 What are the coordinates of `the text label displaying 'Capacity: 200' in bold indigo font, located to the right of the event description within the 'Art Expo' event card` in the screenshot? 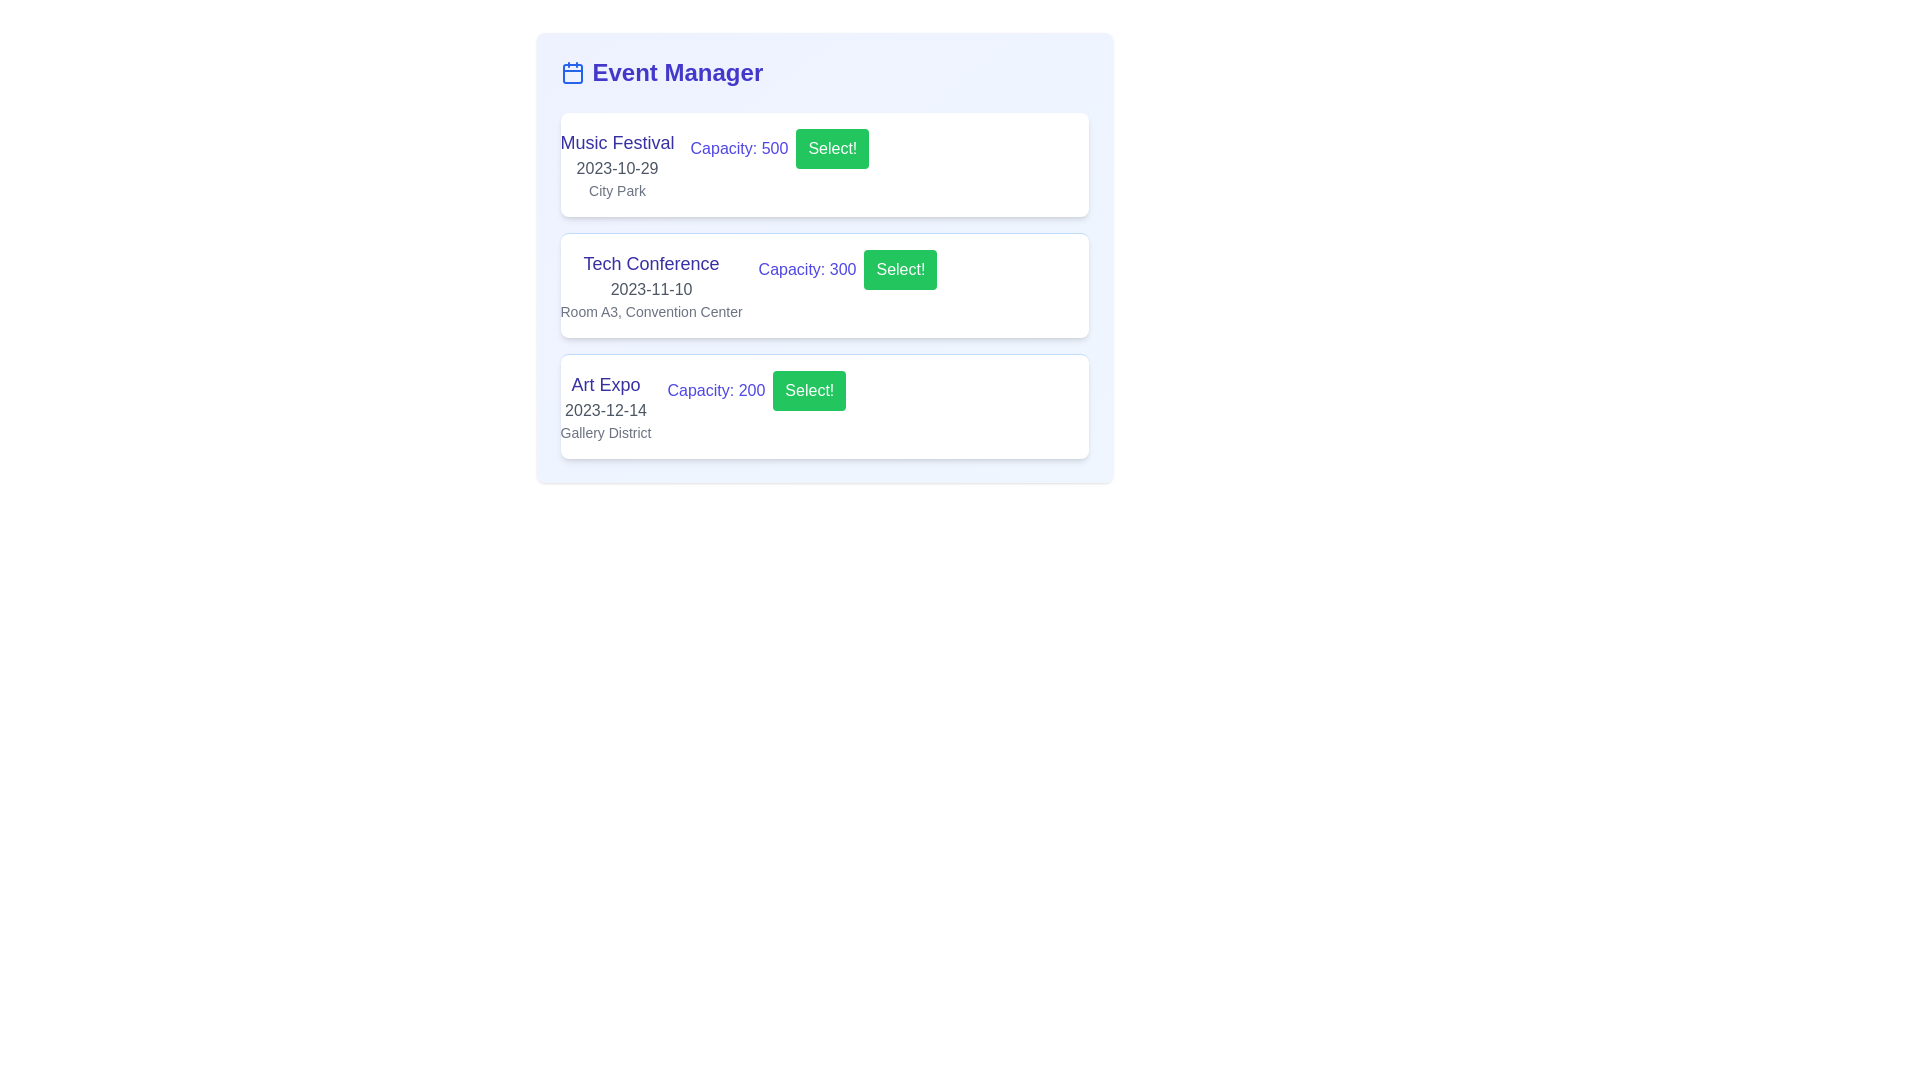 It's located at (716, 390).